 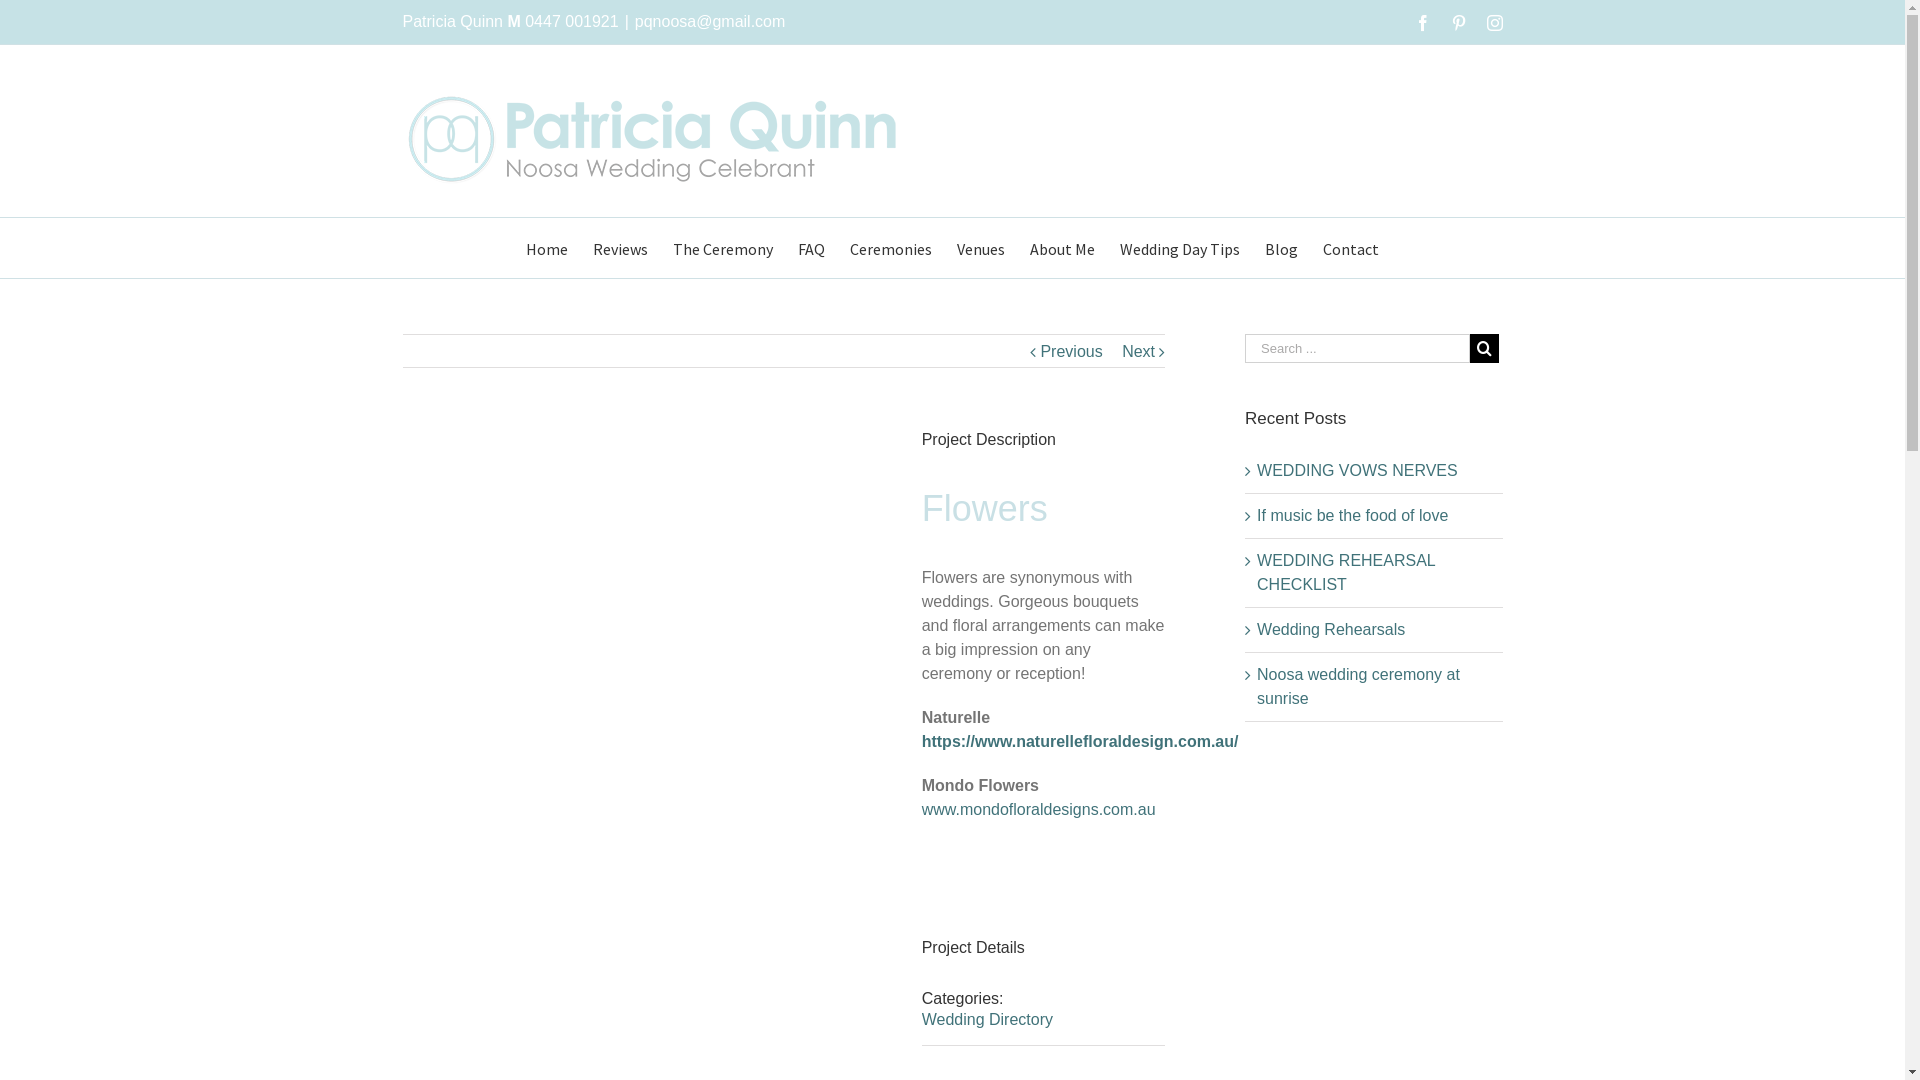 What do you see at coordinates (811, 246) in the screenshot?
I see `'FAQ'` at bounding box center [811, 246].